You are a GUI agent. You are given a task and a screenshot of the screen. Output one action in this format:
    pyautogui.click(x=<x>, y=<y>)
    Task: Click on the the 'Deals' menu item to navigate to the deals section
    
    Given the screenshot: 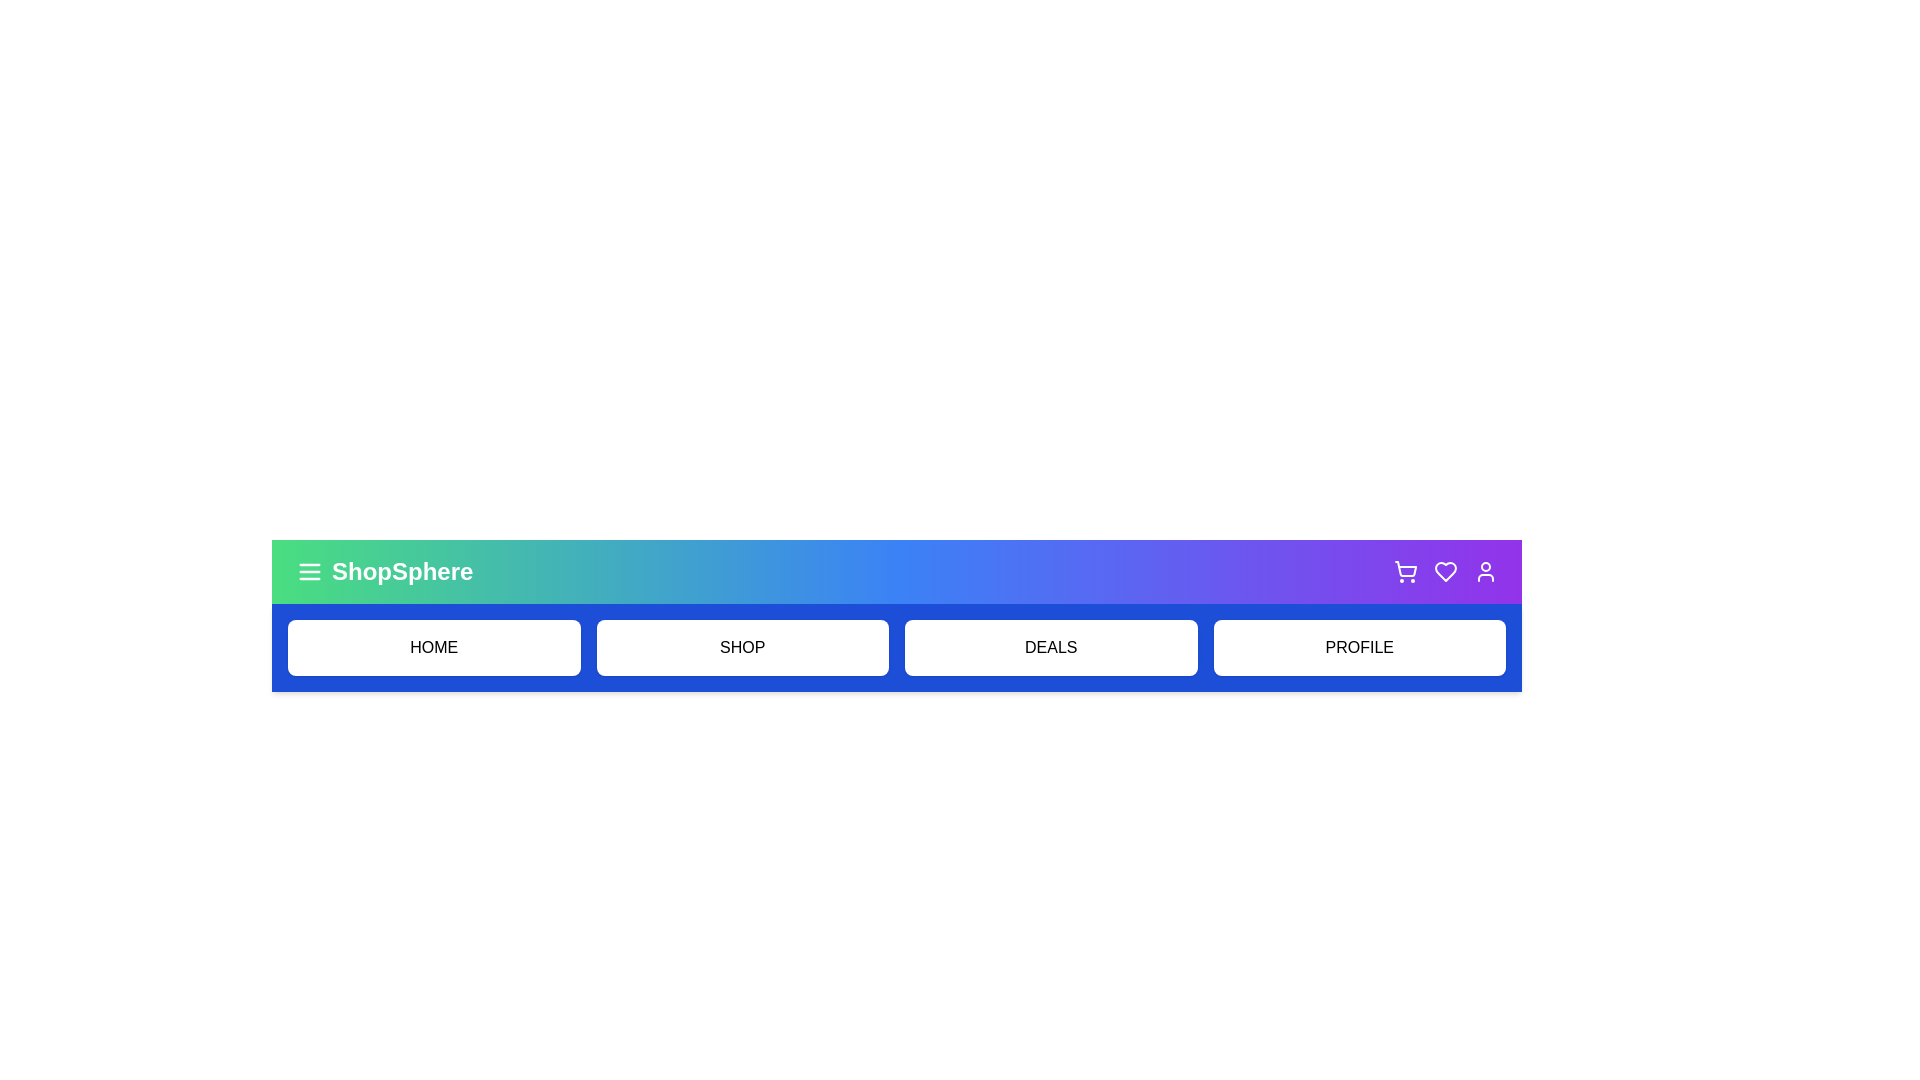 What is the action you would take?
    pyautogui.click(x=1050, y=648)
    